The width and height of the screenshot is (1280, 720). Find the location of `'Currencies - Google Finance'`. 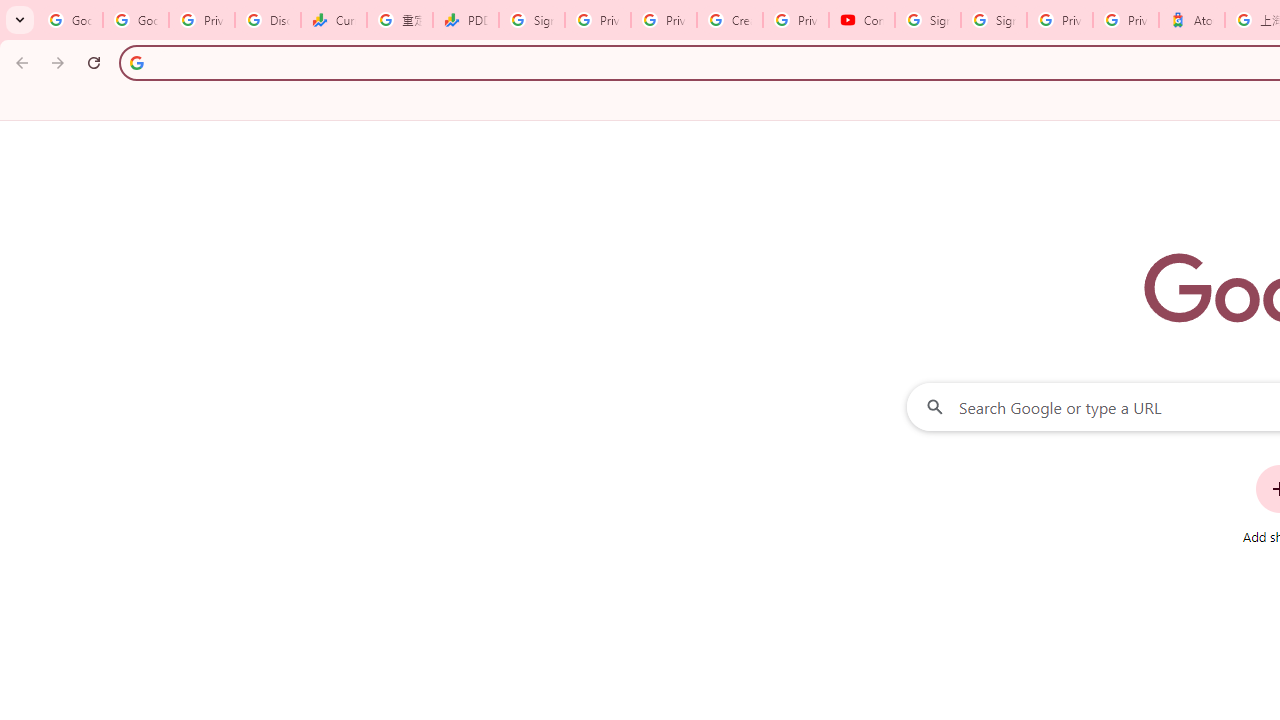

'Currencies - Google Finance' is located at coordinates (334, 20).